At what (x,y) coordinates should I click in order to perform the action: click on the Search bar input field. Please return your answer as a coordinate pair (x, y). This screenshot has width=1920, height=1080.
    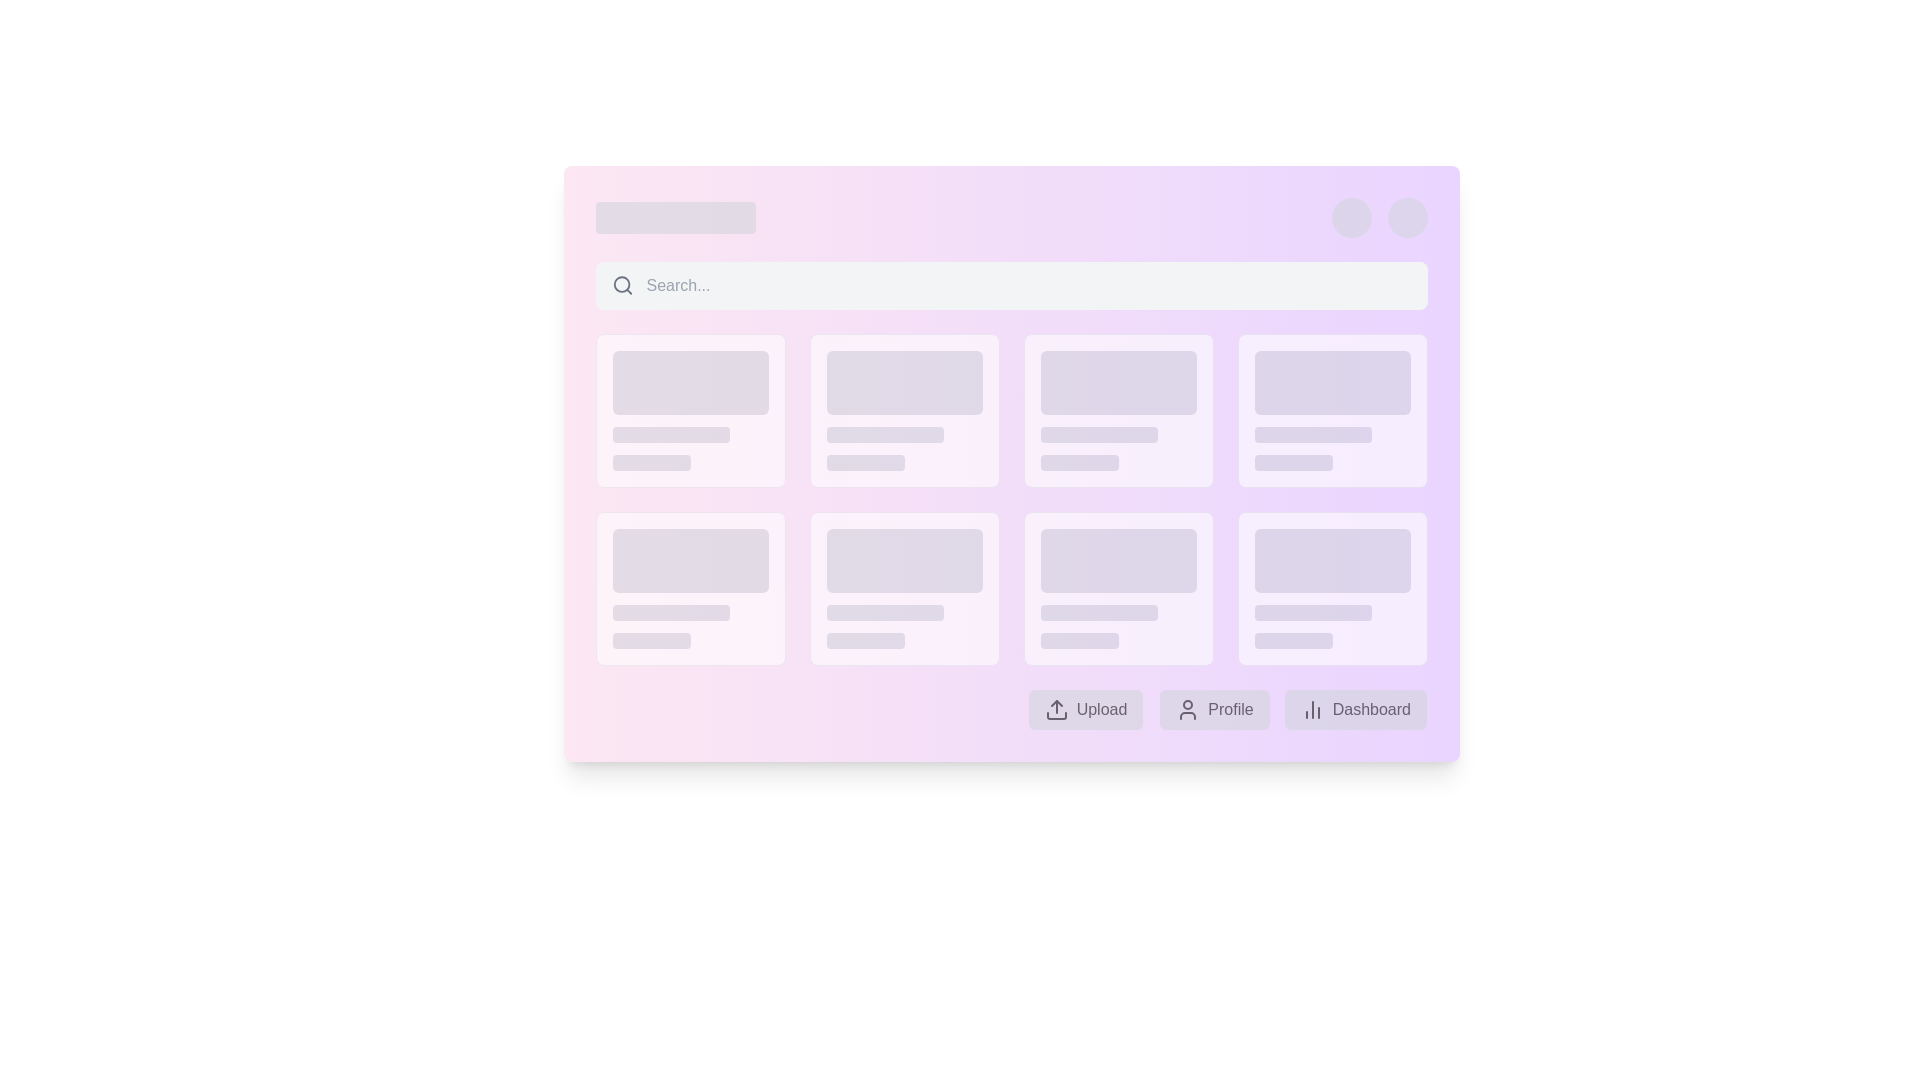
    Looking at the image, I should click on (1011, 285).